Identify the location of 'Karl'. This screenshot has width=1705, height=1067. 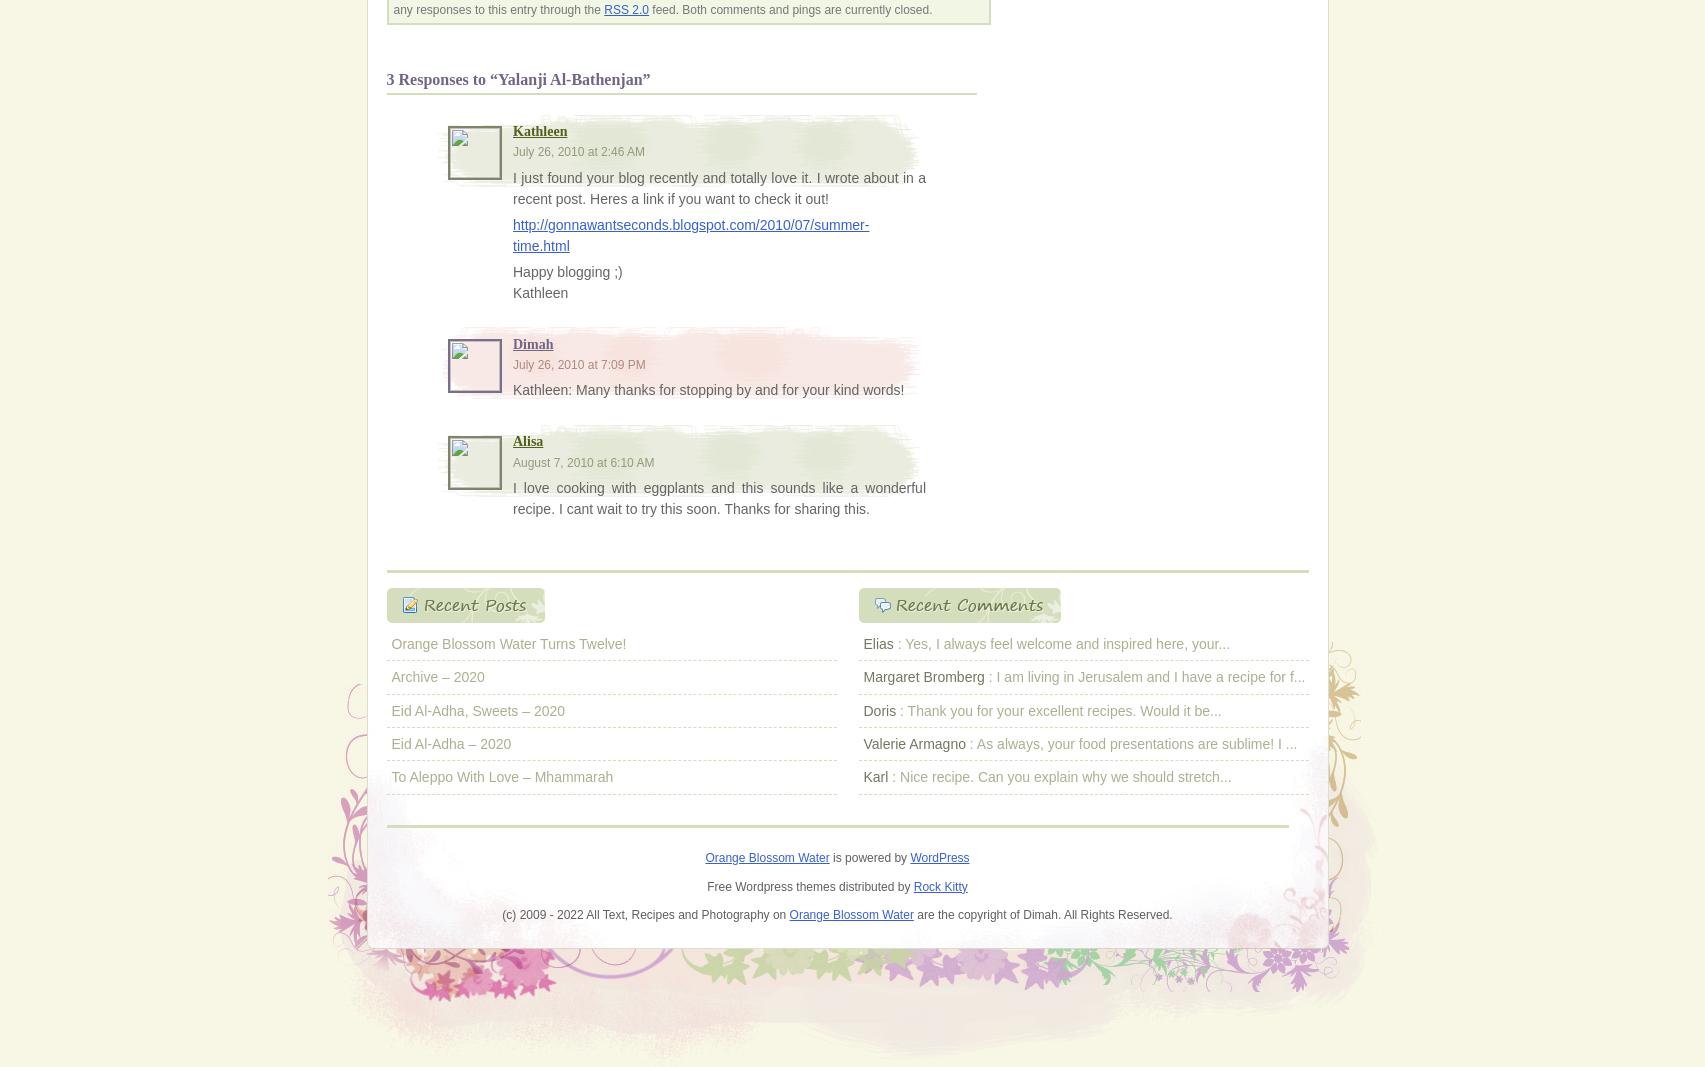
(874, 775).